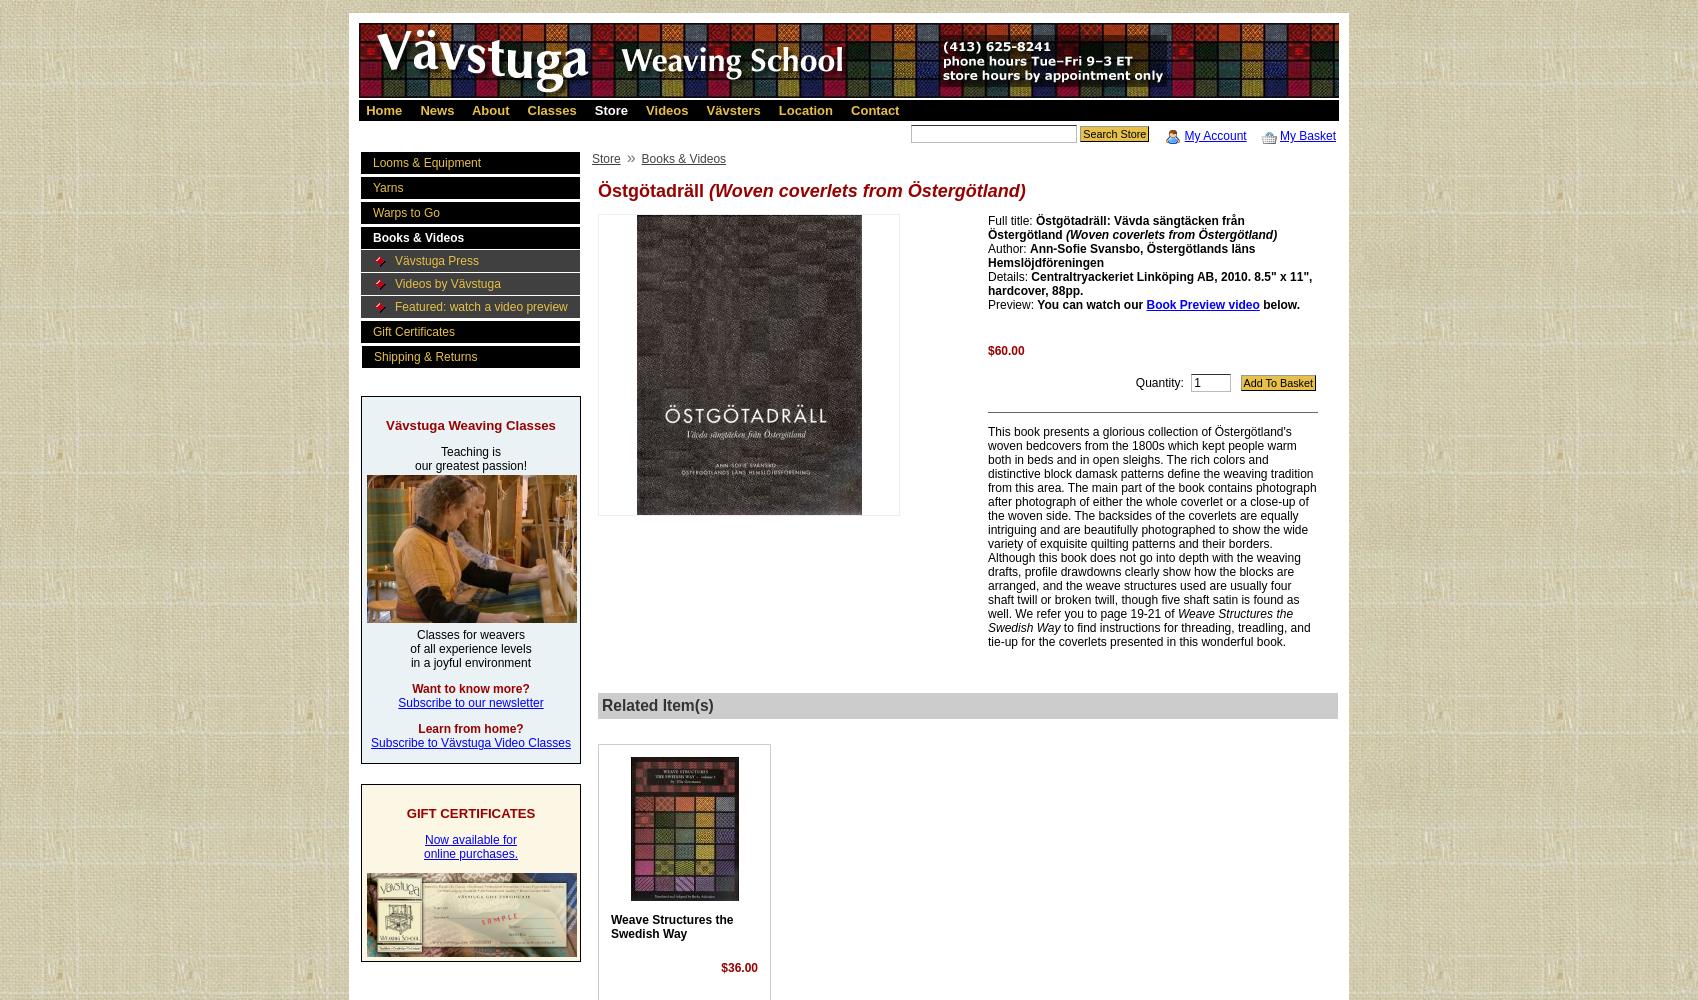 The width and height of the screenshot is (1698, 1000). What do you see at coordinates (1091, 305) in the screenshot?
I see `'You can watch our'` at bounding box center [1091, 305].